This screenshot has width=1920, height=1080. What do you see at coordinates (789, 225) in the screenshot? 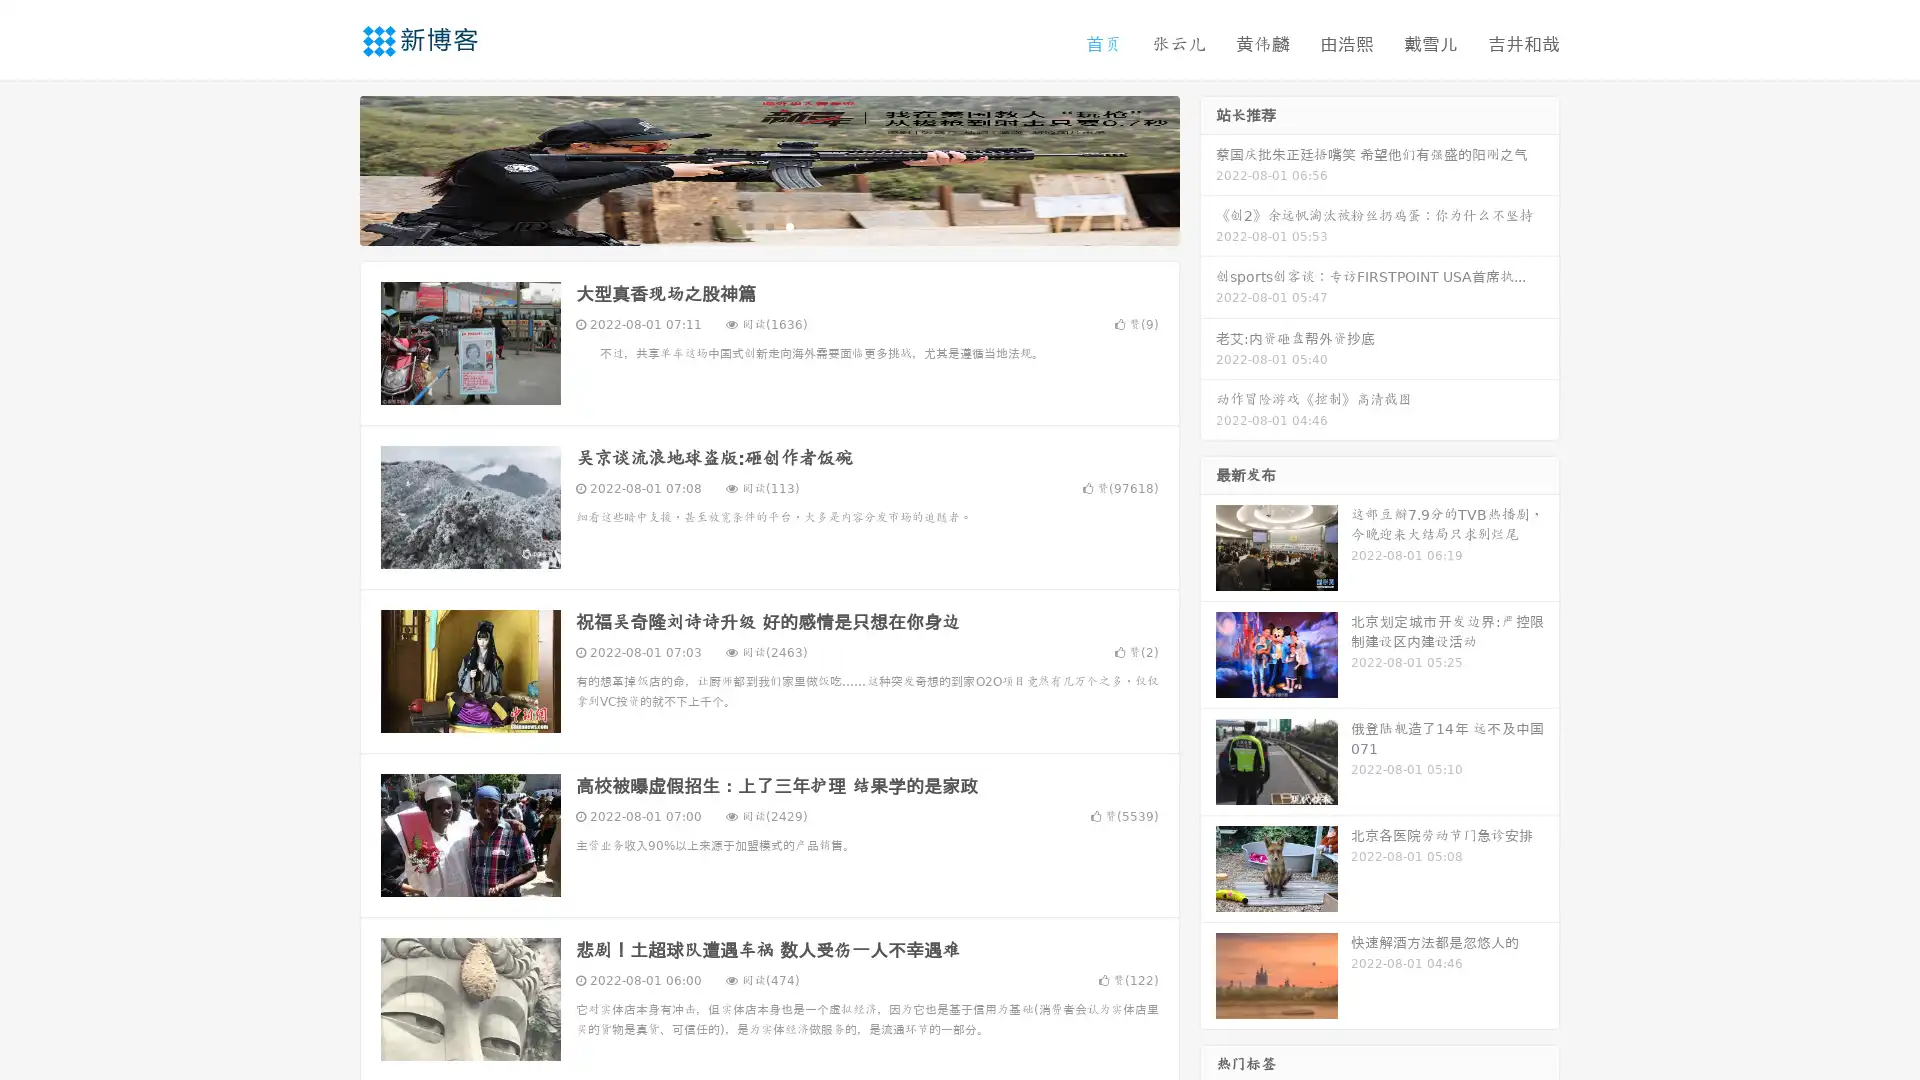
I see `Go to slide 3` at bounding box center [789, 225].